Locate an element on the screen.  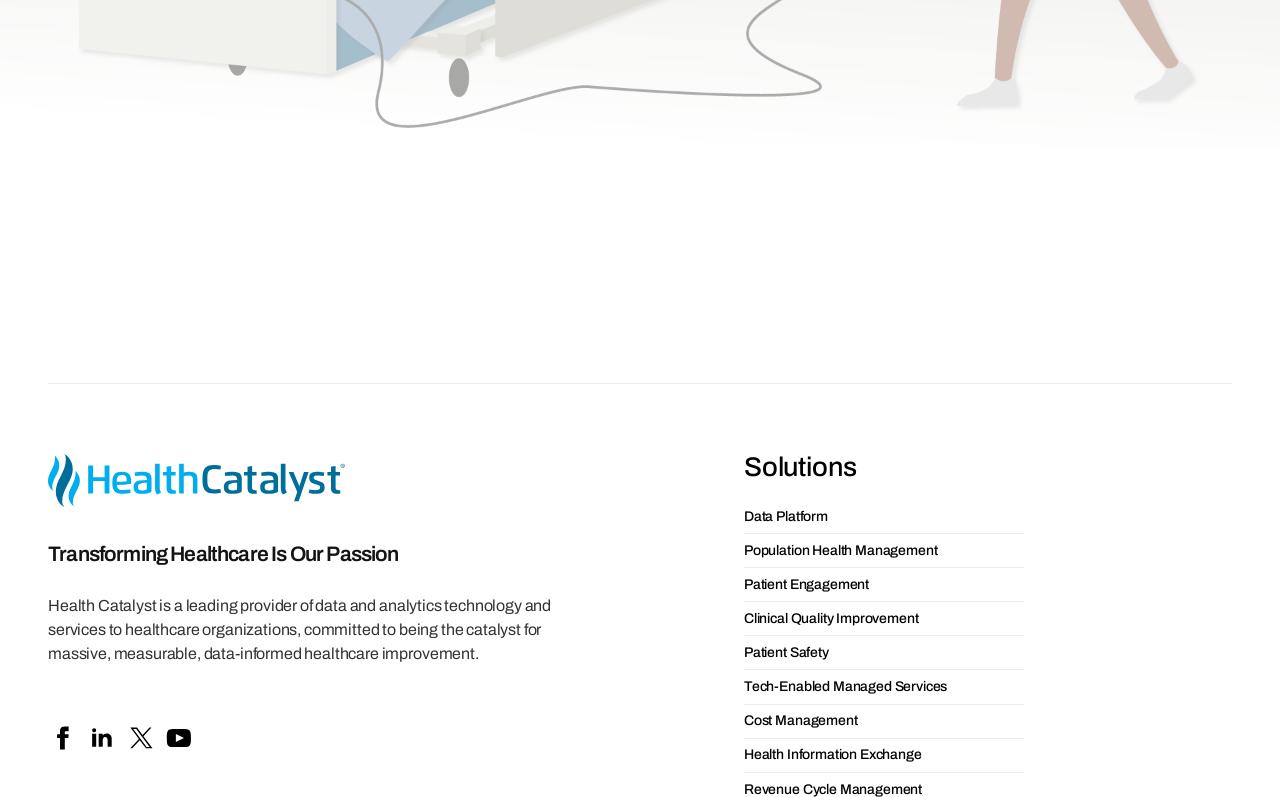
'Clinical Quality Improvement' is located at coordinates (830, 258).